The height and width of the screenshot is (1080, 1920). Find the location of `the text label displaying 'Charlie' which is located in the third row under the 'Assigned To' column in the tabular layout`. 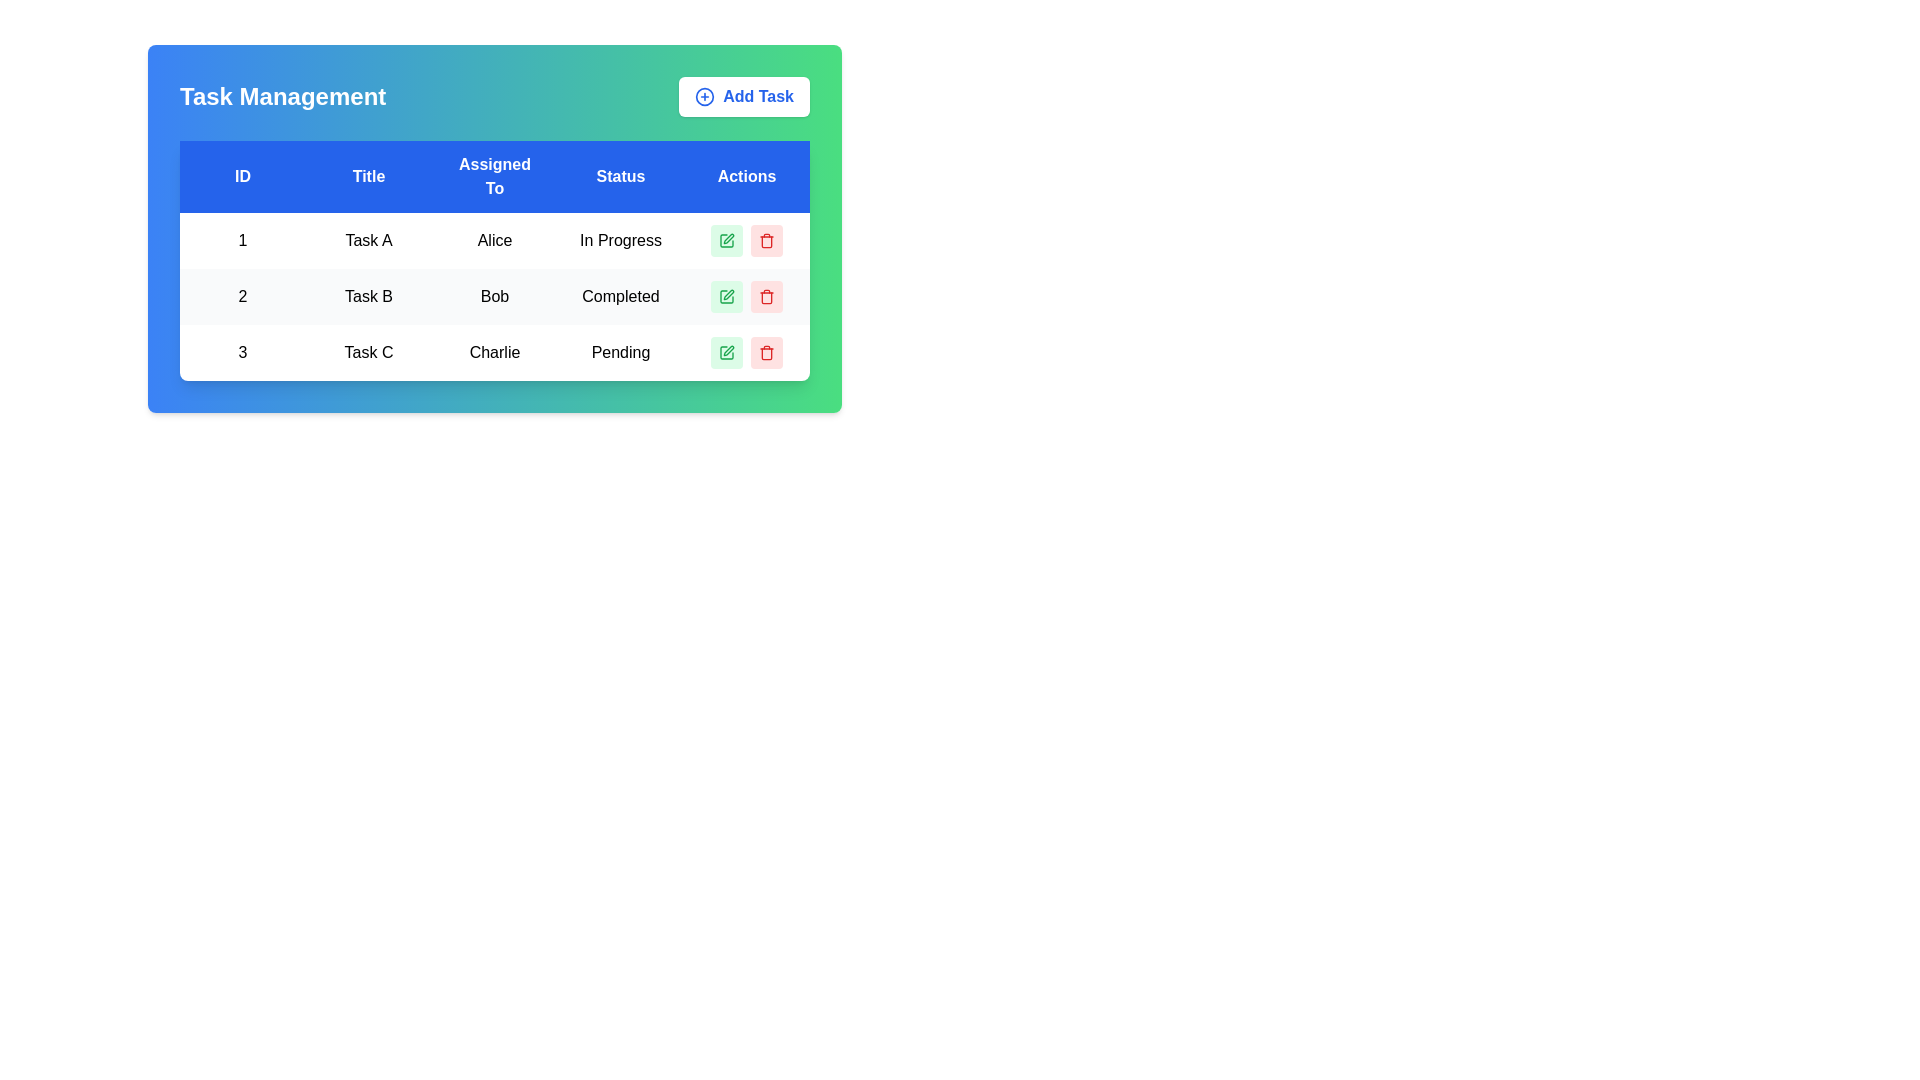

the text label displaying 'Charlie' which is located in the third row under the 'Assigned To' column in the tabular layout is located at coordinates (494, 352).